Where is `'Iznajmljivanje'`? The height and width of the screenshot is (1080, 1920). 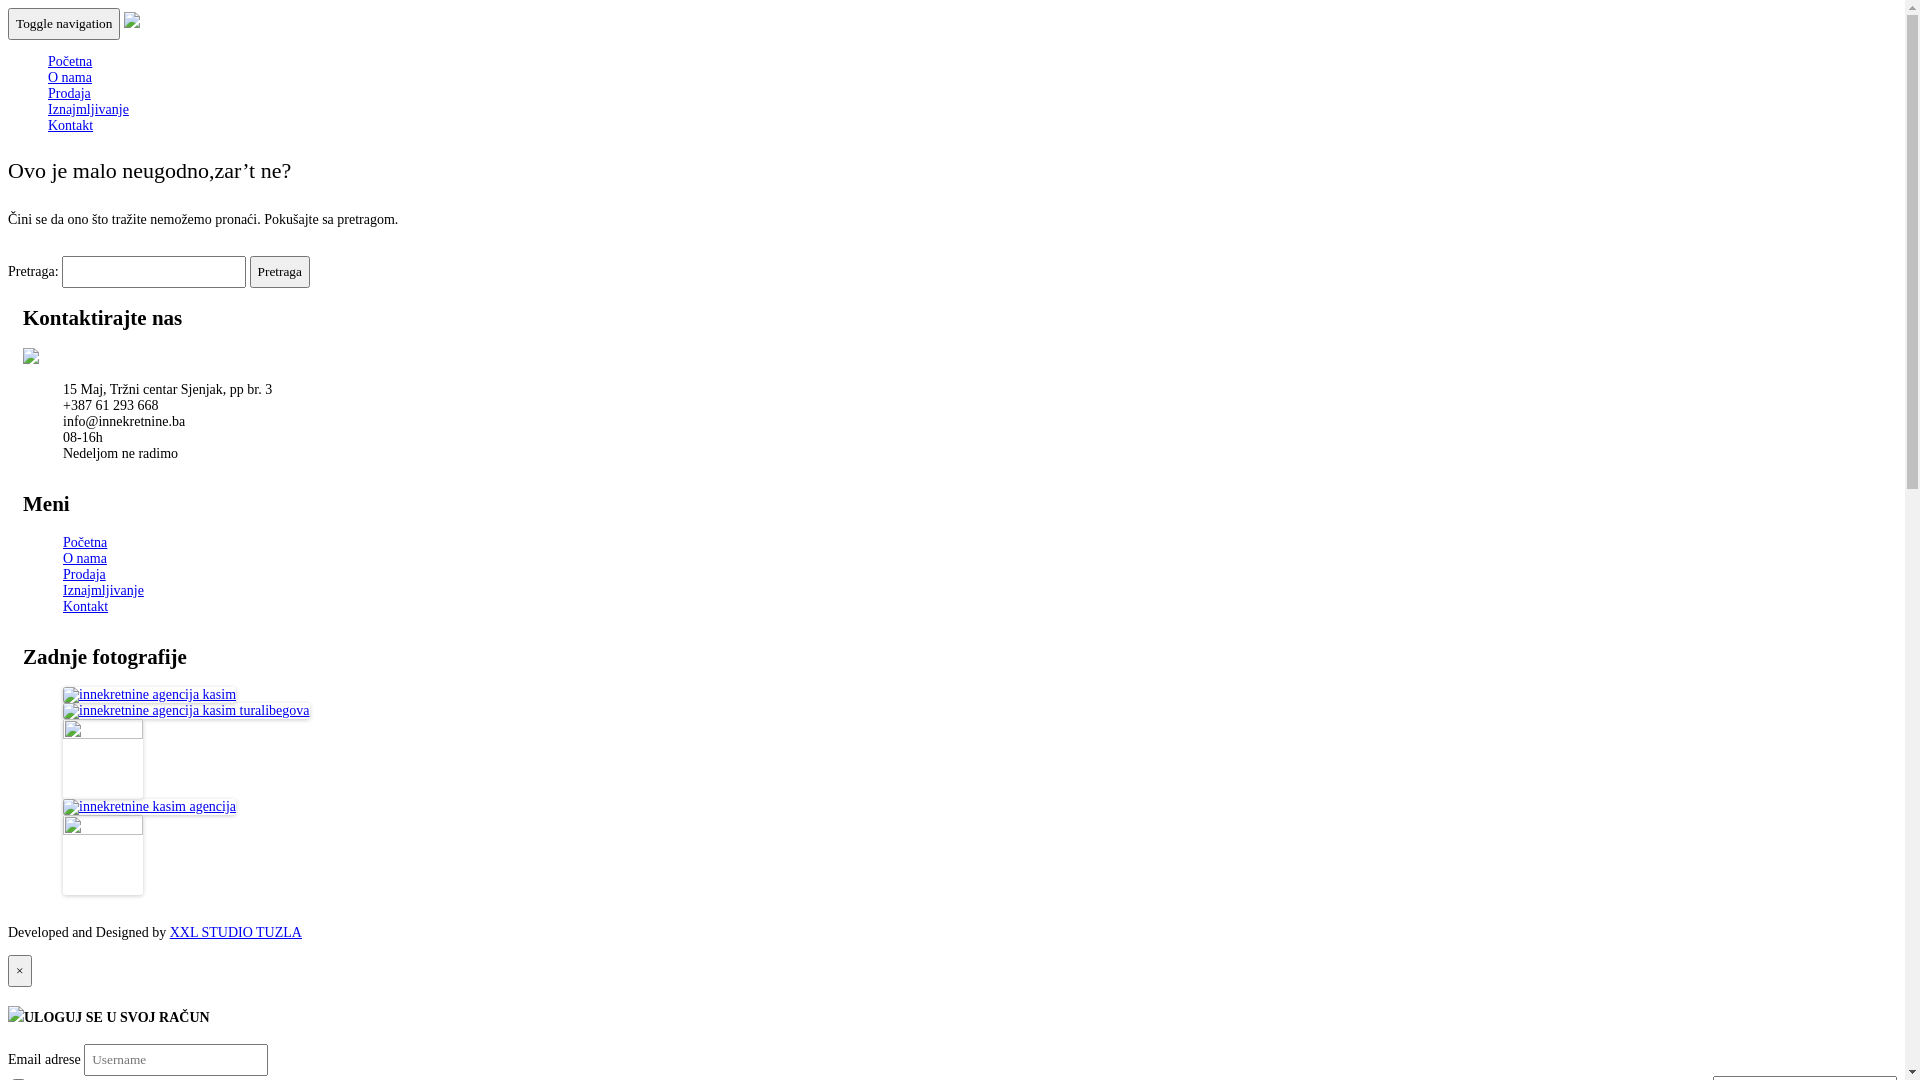
'Iznajmljivanje' is located at coordinates (102, 589).